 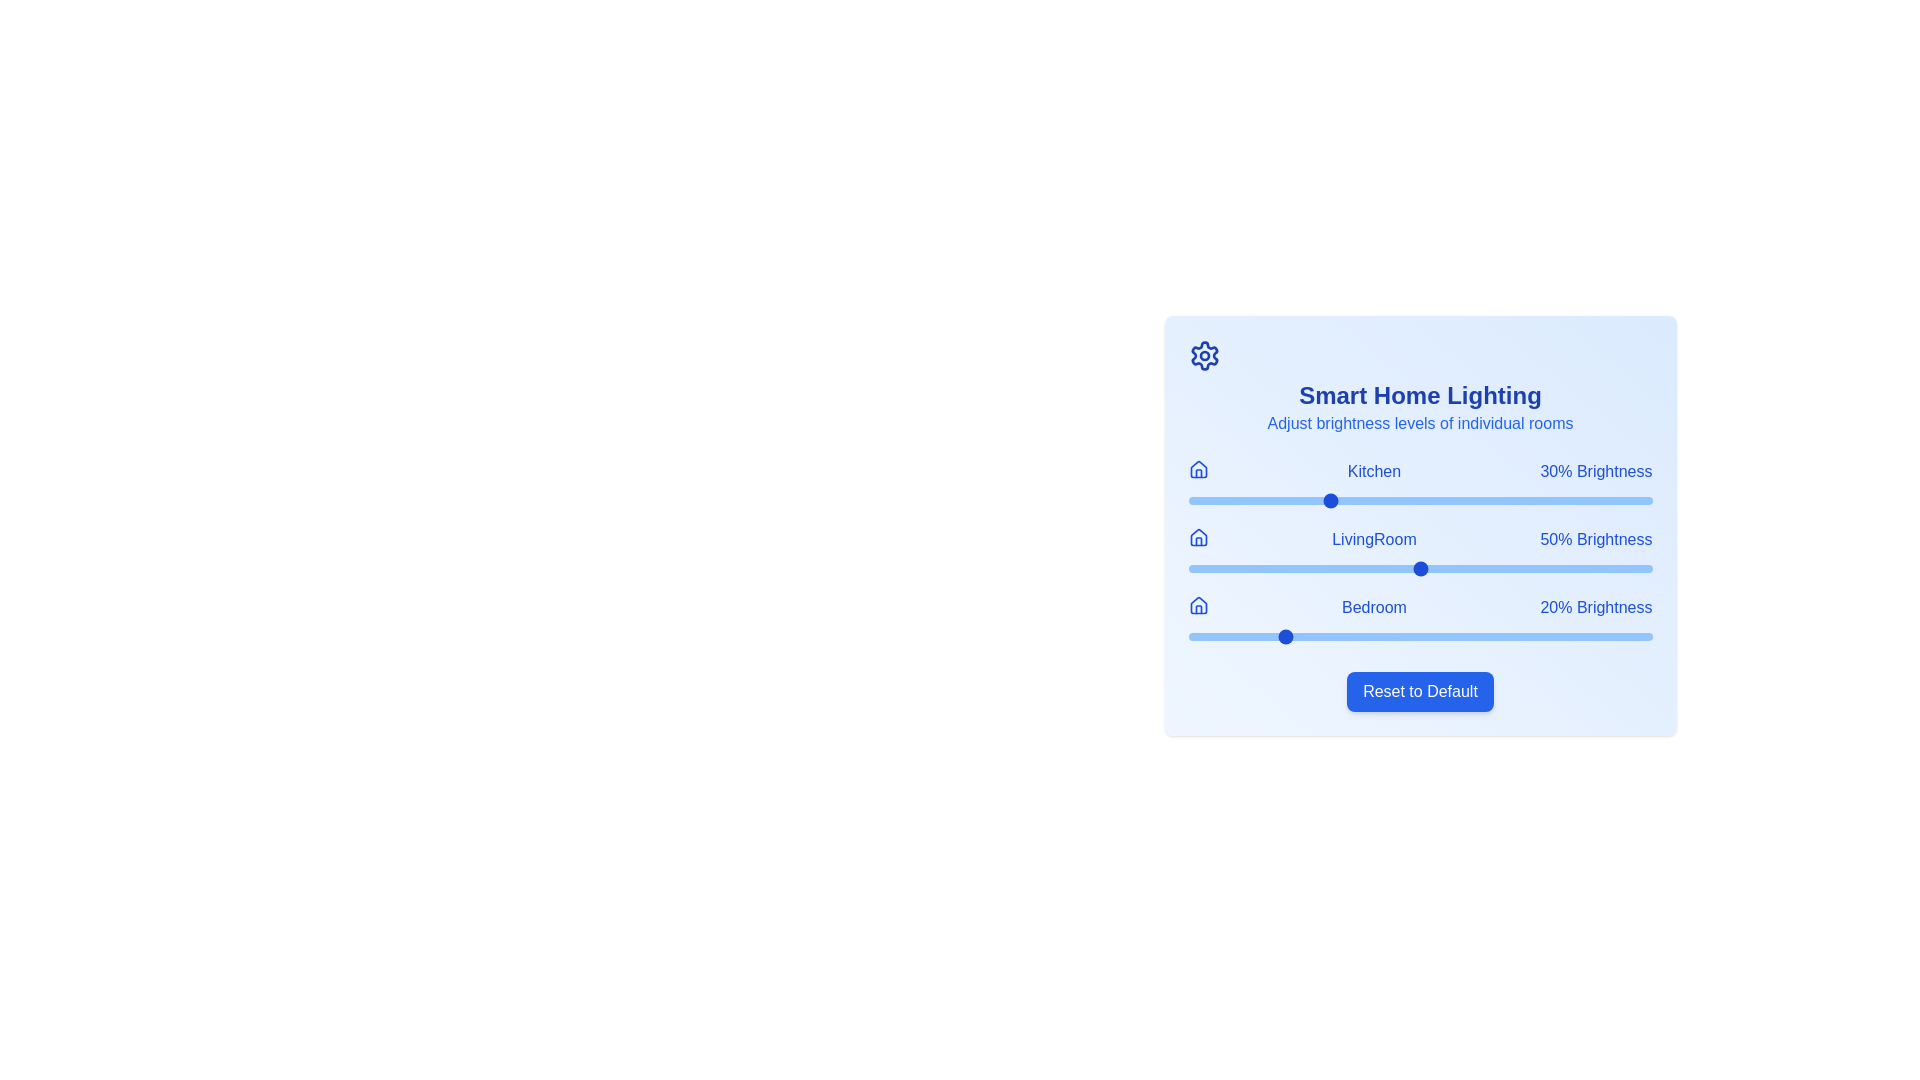 I want to click on the settings icon in the header, so click(x=1203, y=354).